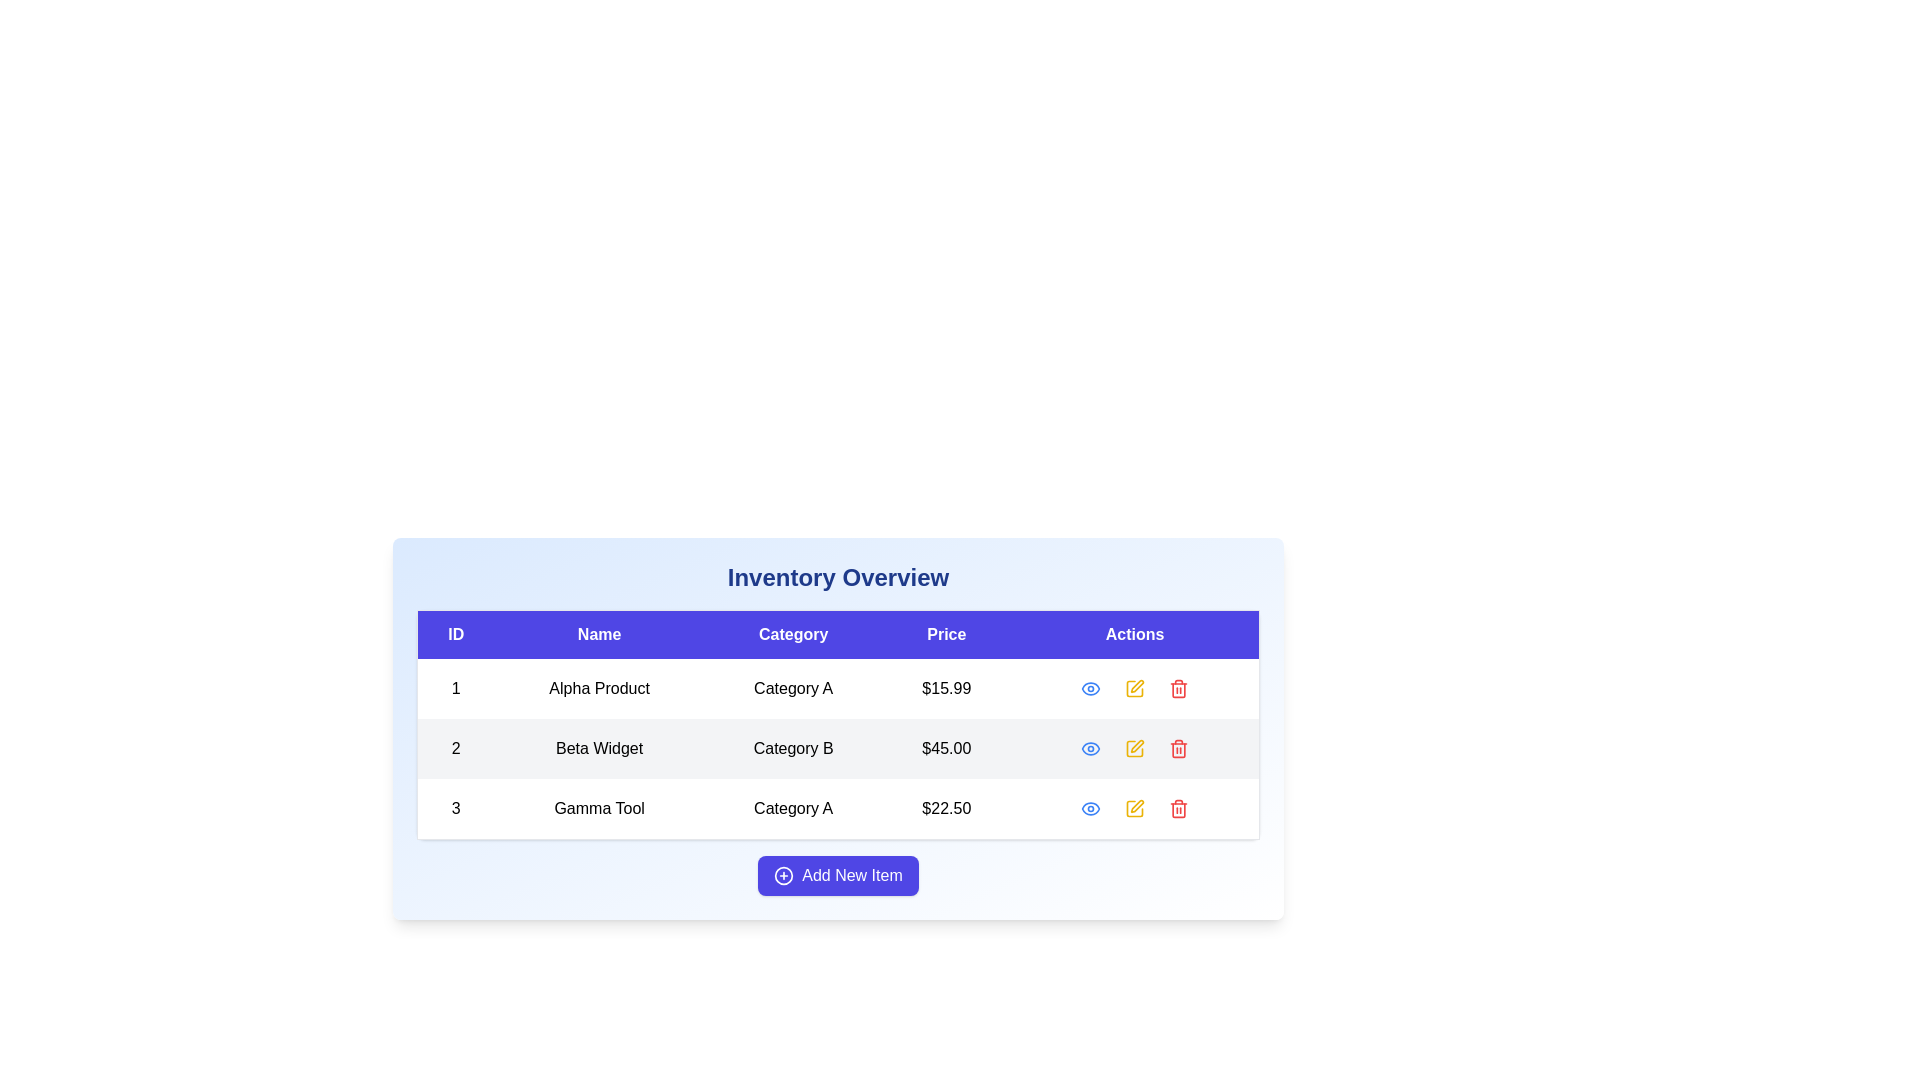  I want to click on the red trash icon button located in the second row of the table under the 'Actions' column for keyboard interaction, so click(1179, 748).